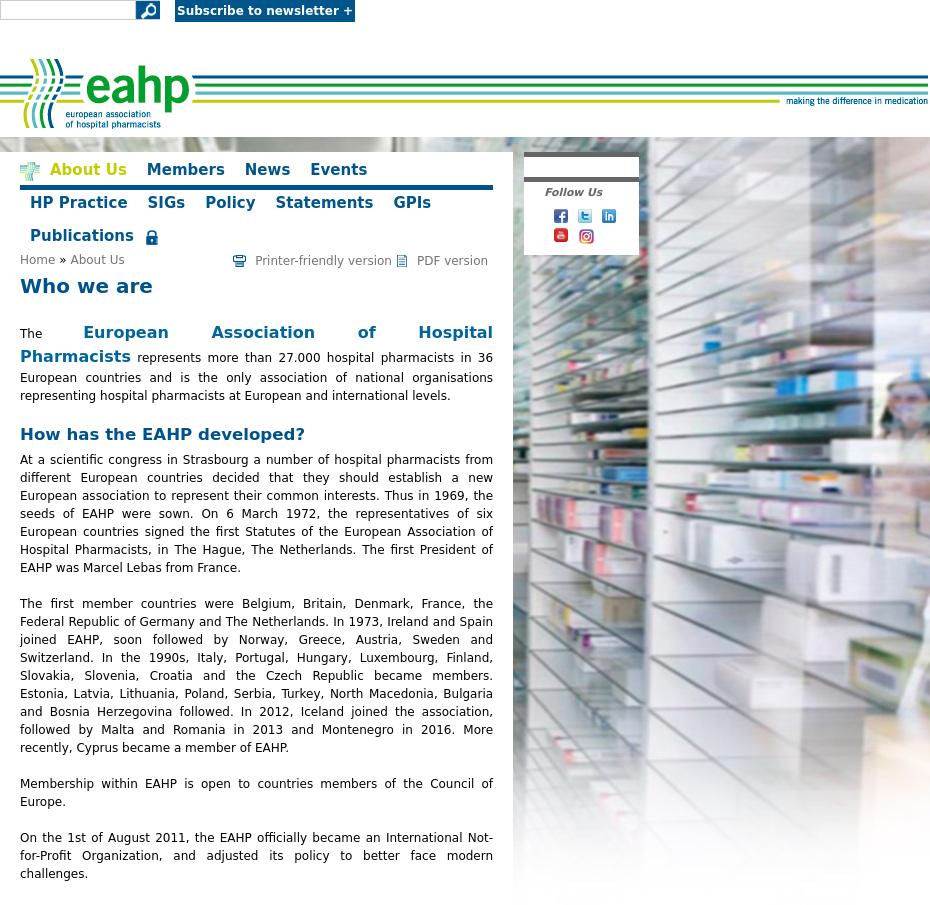 The width and height of the screenshot is (930, 905). I want to click on 'The', so click(50, 333).